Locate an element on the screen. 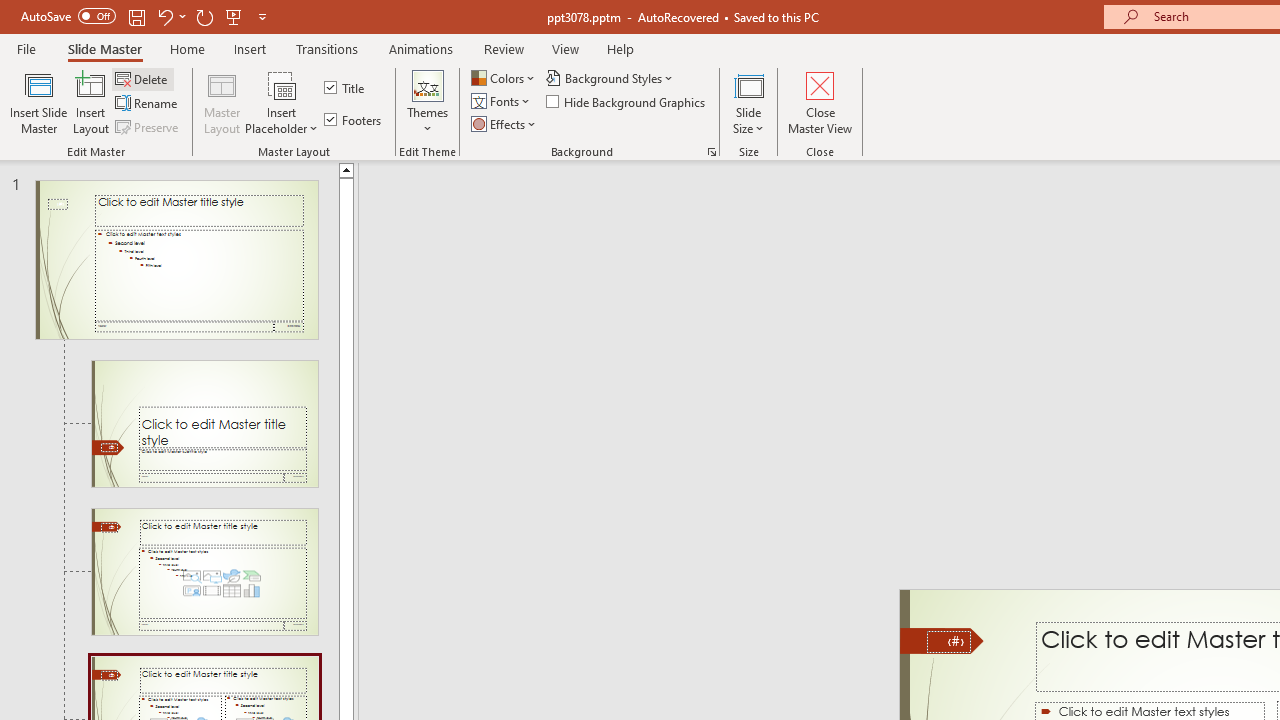 This screenshot has width=1280, height=720. 'Slide Size' is located at coordinates (748, 103).